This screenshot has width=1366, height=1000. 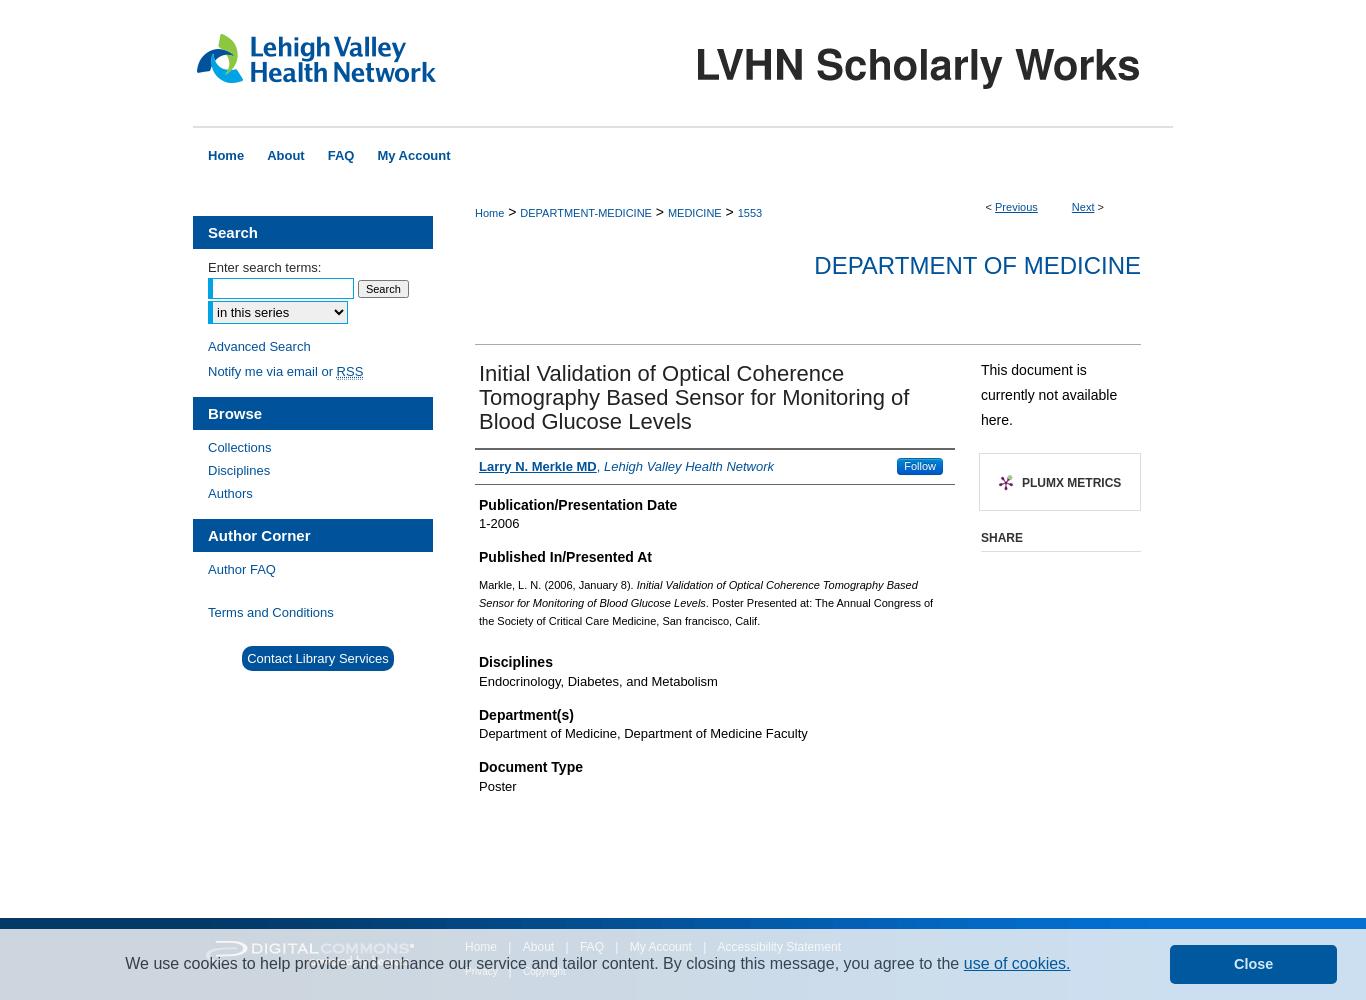 What do you see at coordinates (523, 970) in the screenshot?
I see `'Copyright'` at bounding box center [523, 970].